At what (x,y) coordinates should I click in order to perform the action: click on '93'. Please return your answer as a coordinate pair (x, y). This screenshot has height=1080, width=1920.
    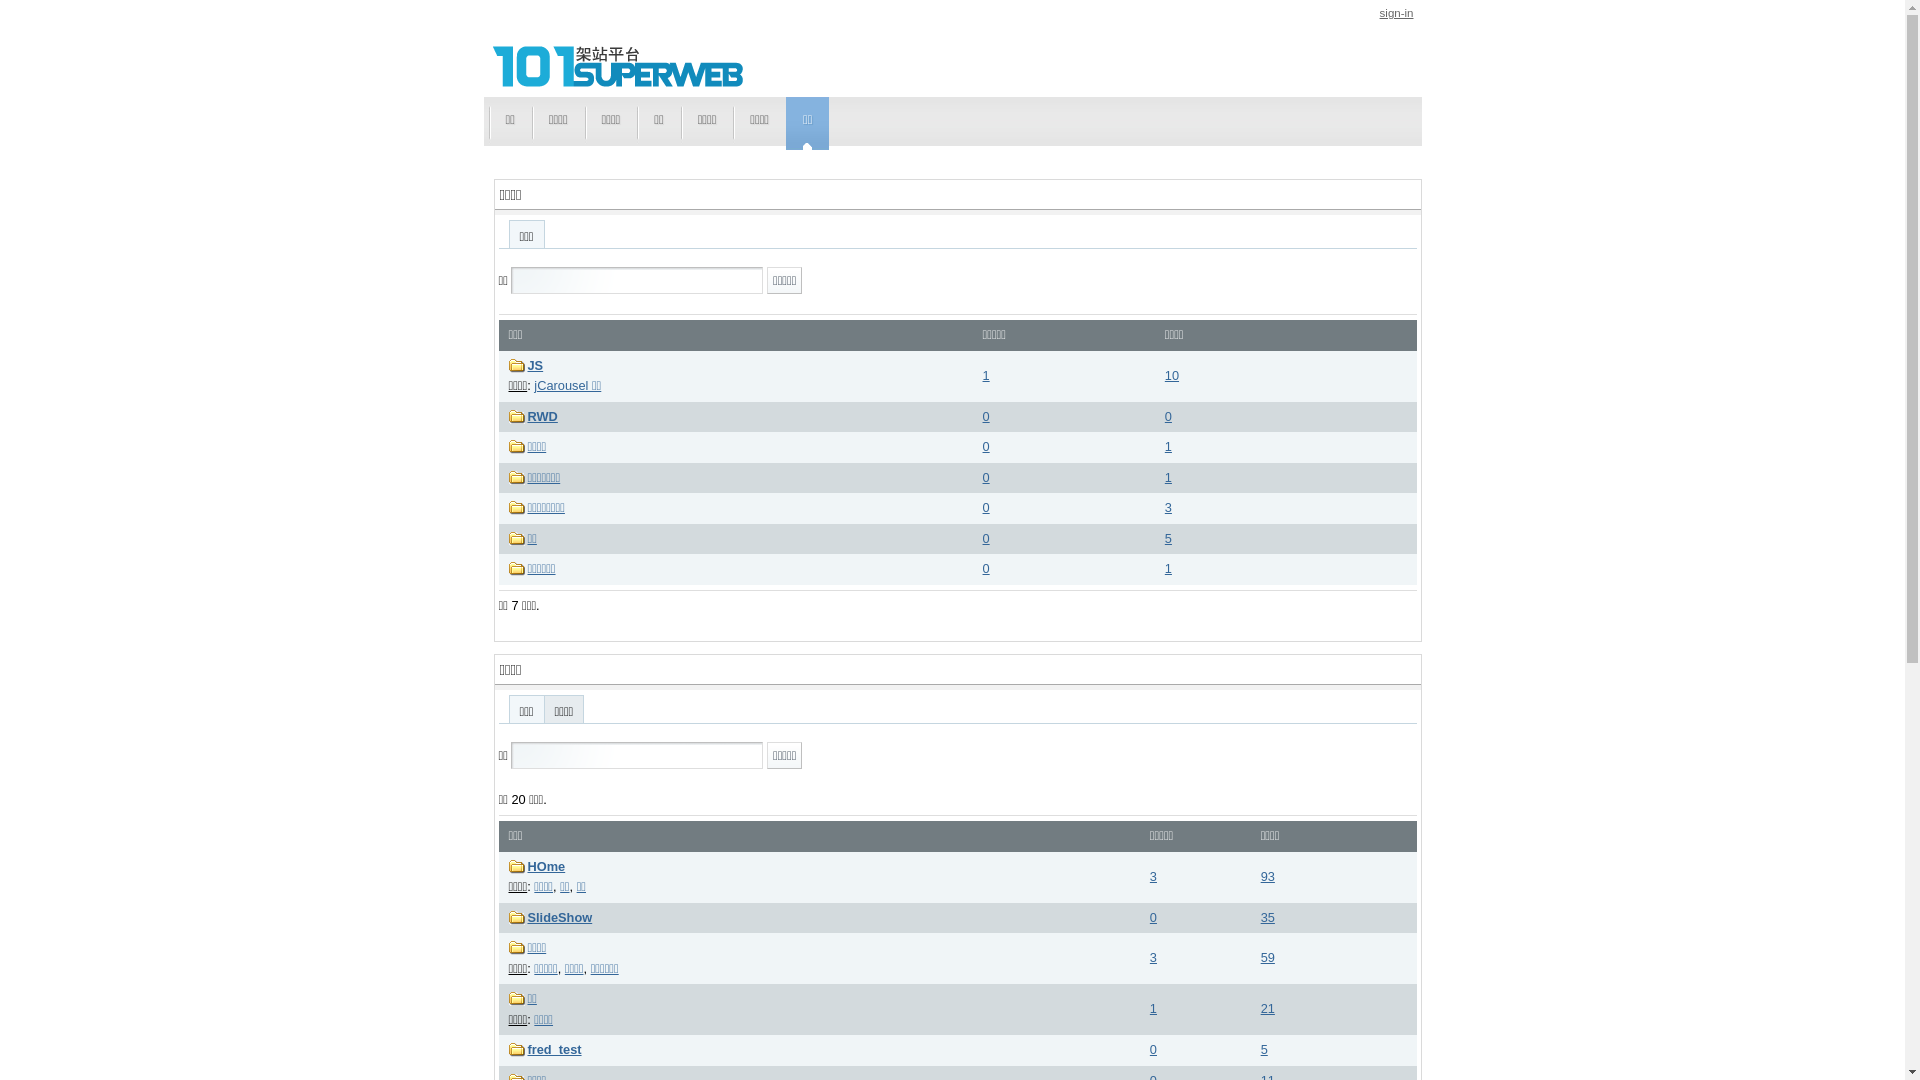
    Looking at the image, I should click on (1266, 875).